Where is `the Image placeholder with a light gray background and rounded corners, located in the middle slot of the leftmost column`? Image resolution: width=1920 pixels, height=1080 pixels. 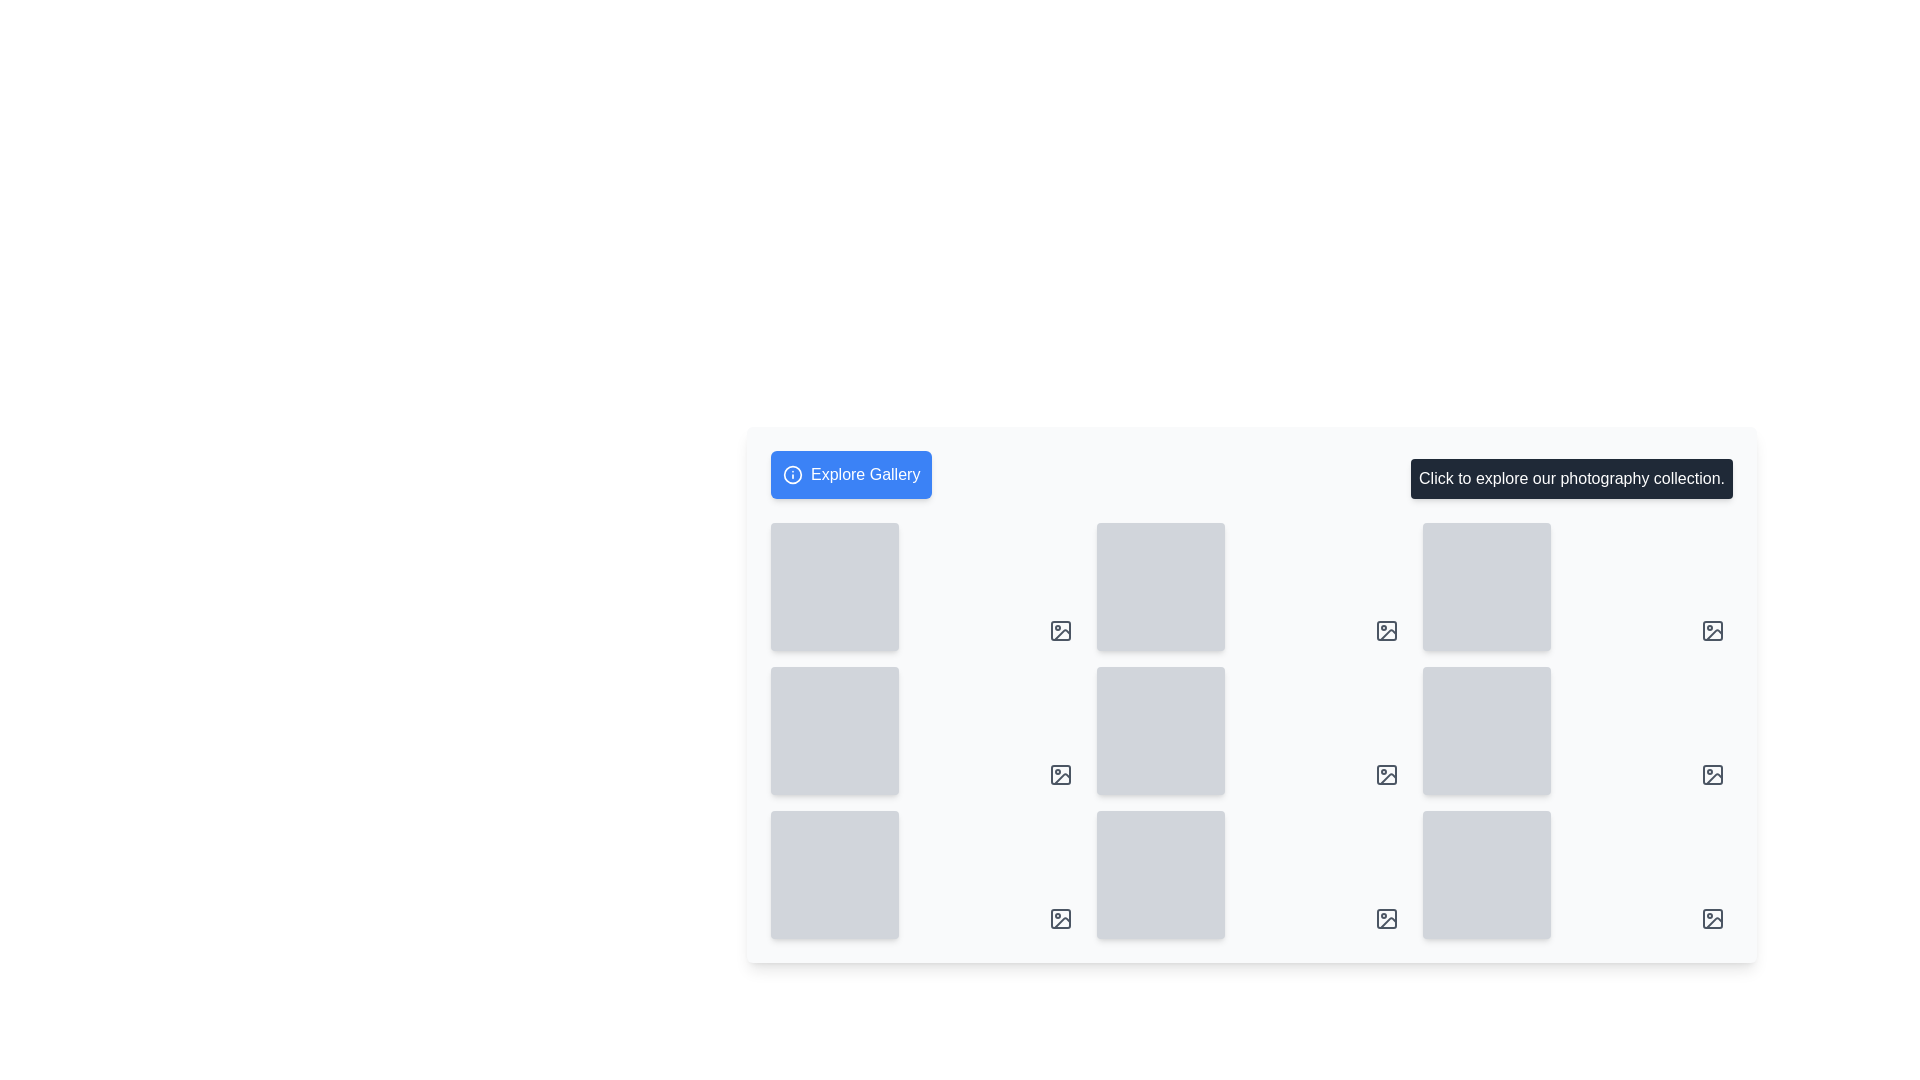 the Image placeholder with a light gray background and rounded corners, located in the middle slot of the leftmost column is located at coordinates (925, 731).